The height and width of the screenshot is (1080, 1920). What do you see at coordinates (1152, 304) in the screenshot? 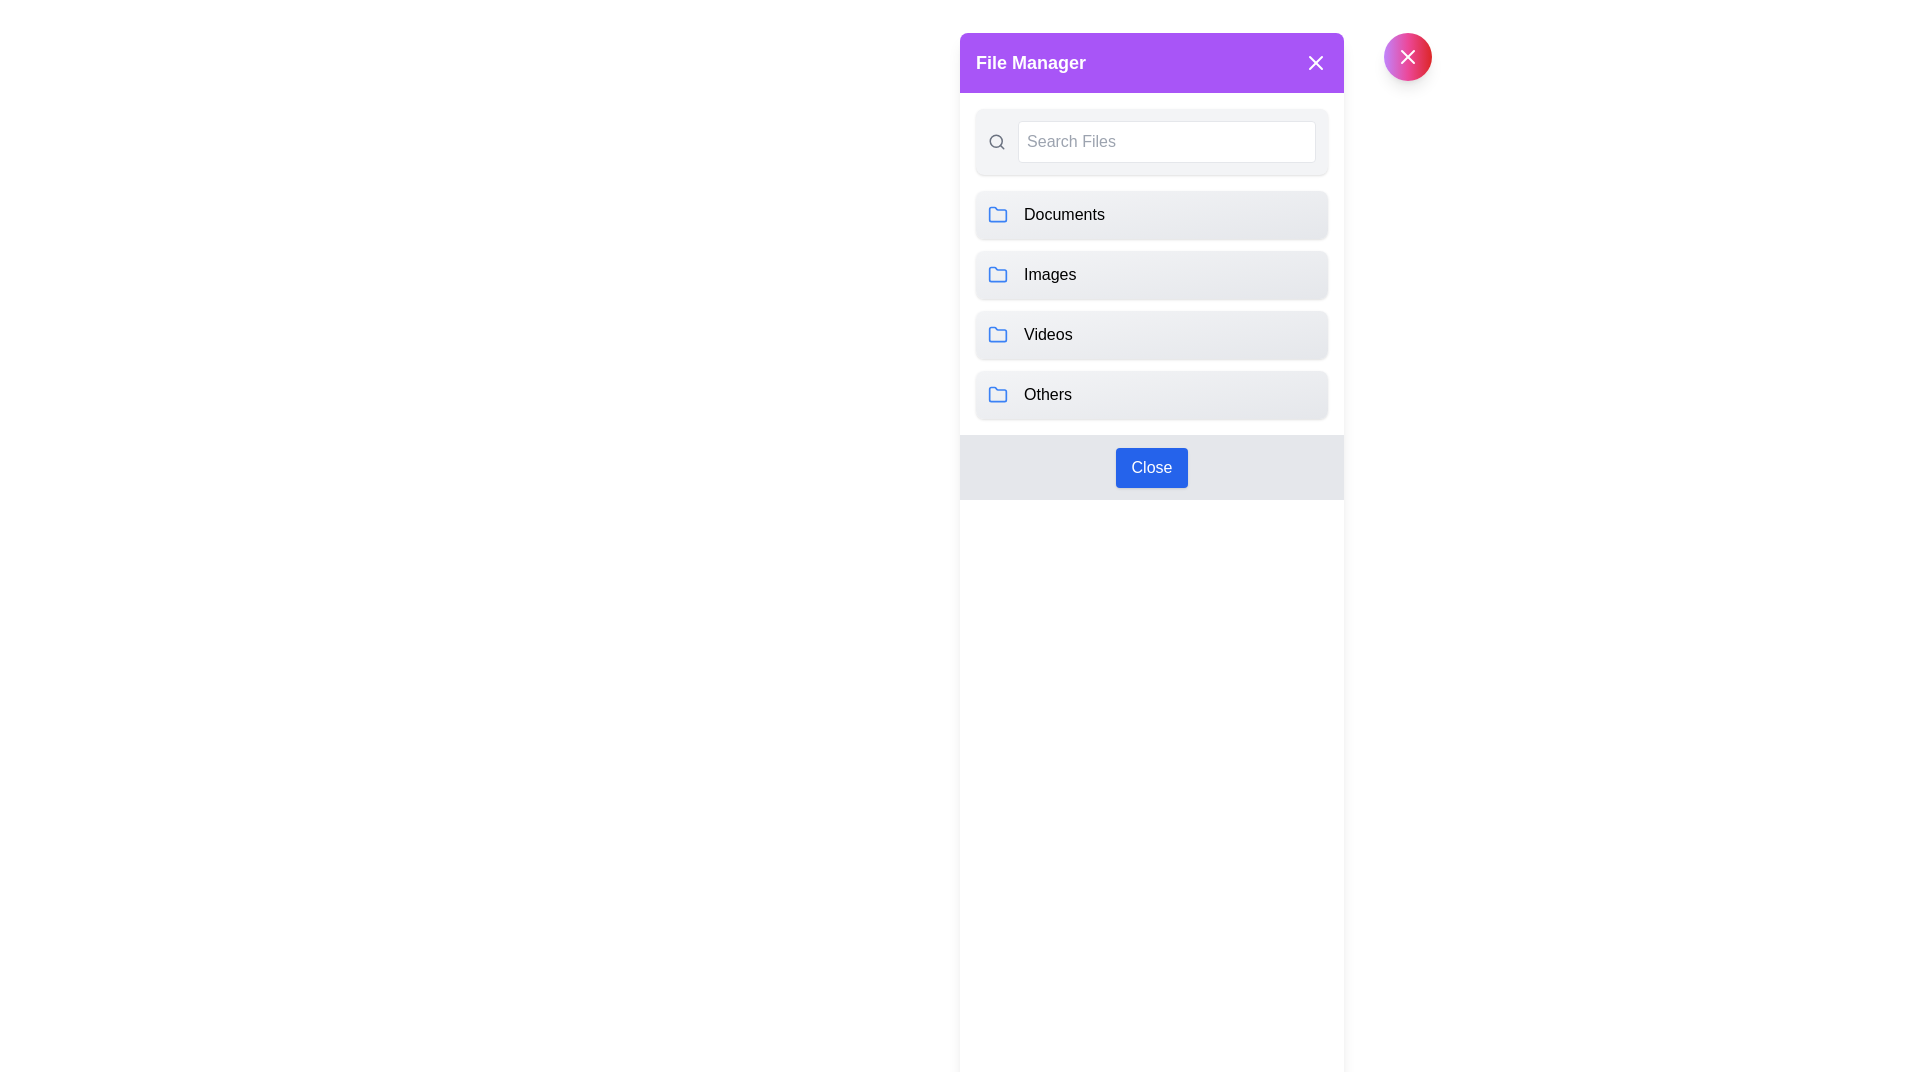
I see `the second item in the list labeled 'Images'` at bounding box center [1152, 304].